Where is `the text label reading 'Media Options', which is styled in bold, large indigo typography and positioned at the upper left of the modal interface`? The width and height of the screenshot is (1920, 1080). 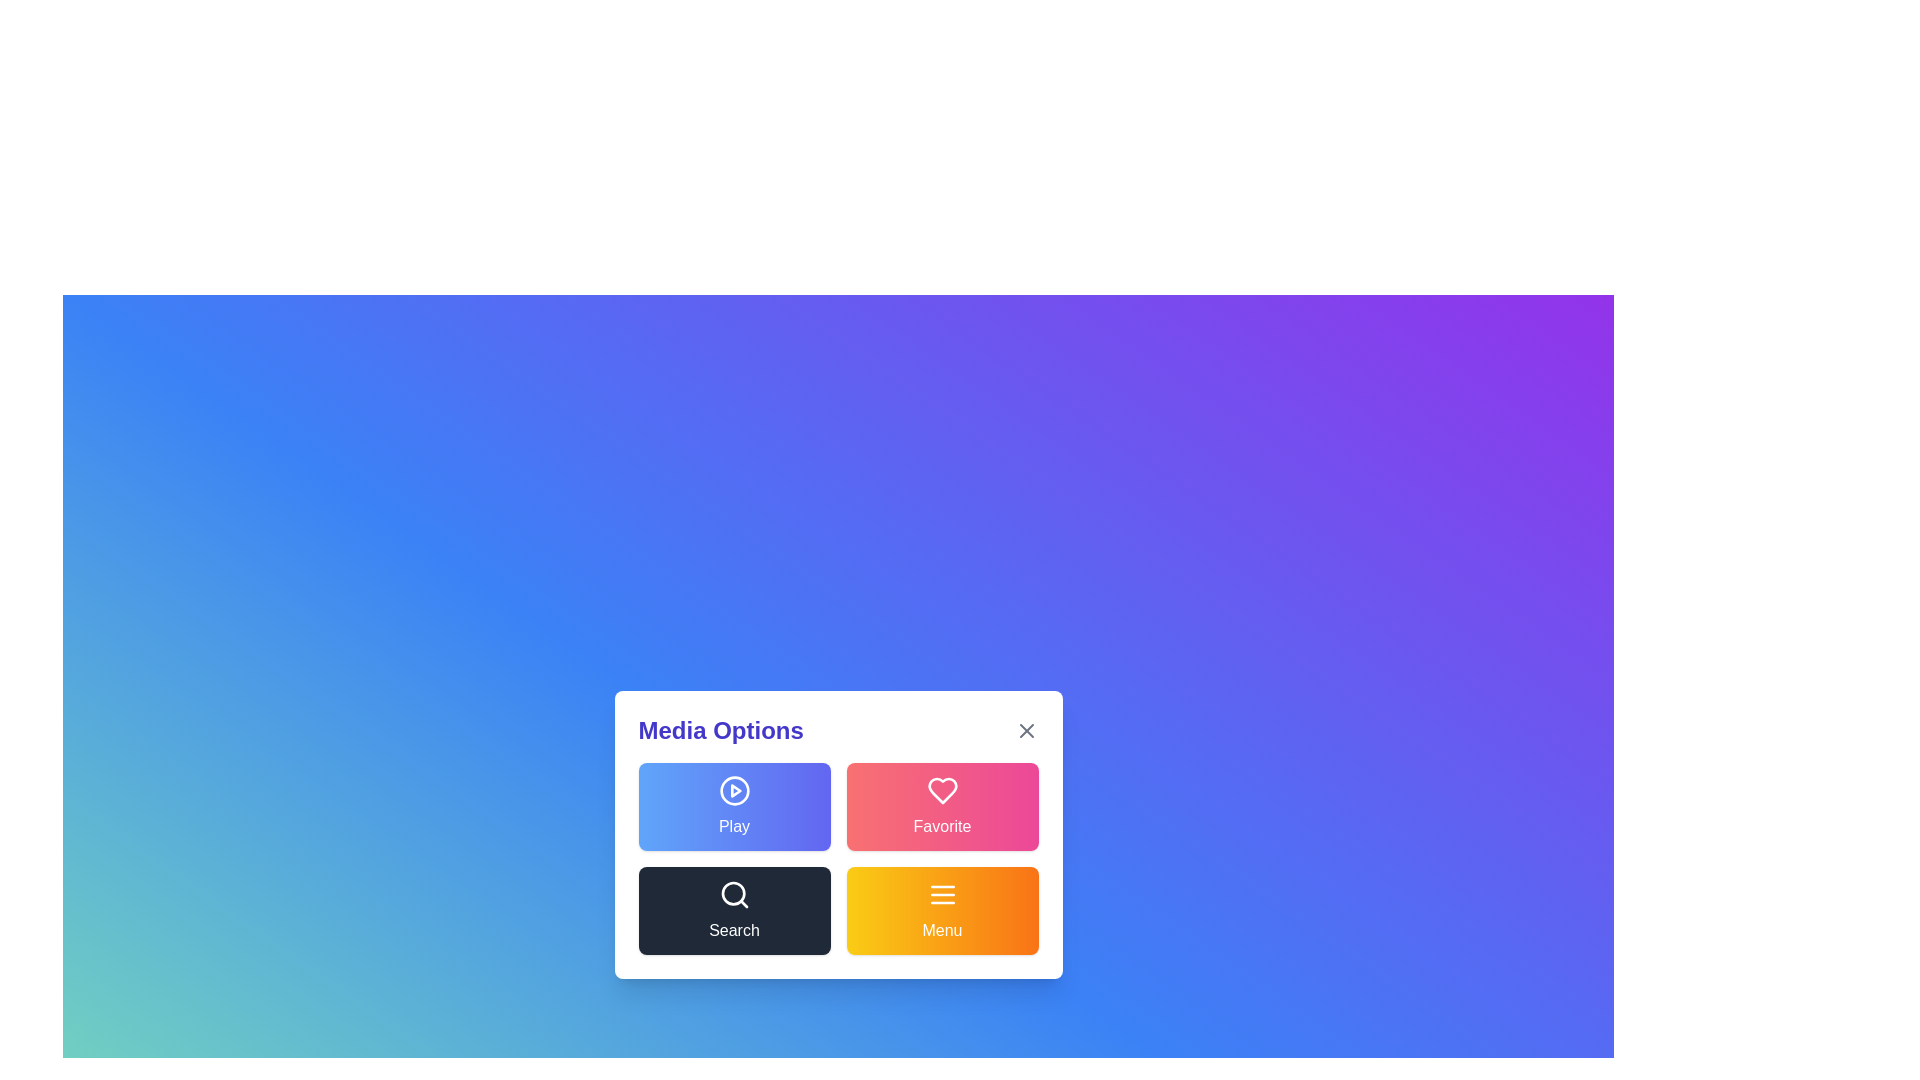
the text label reading 'Media Options', which is styled in bold, large indigo typography and positioned at the upper left of the modal interface is located at coordinates (720, 731).